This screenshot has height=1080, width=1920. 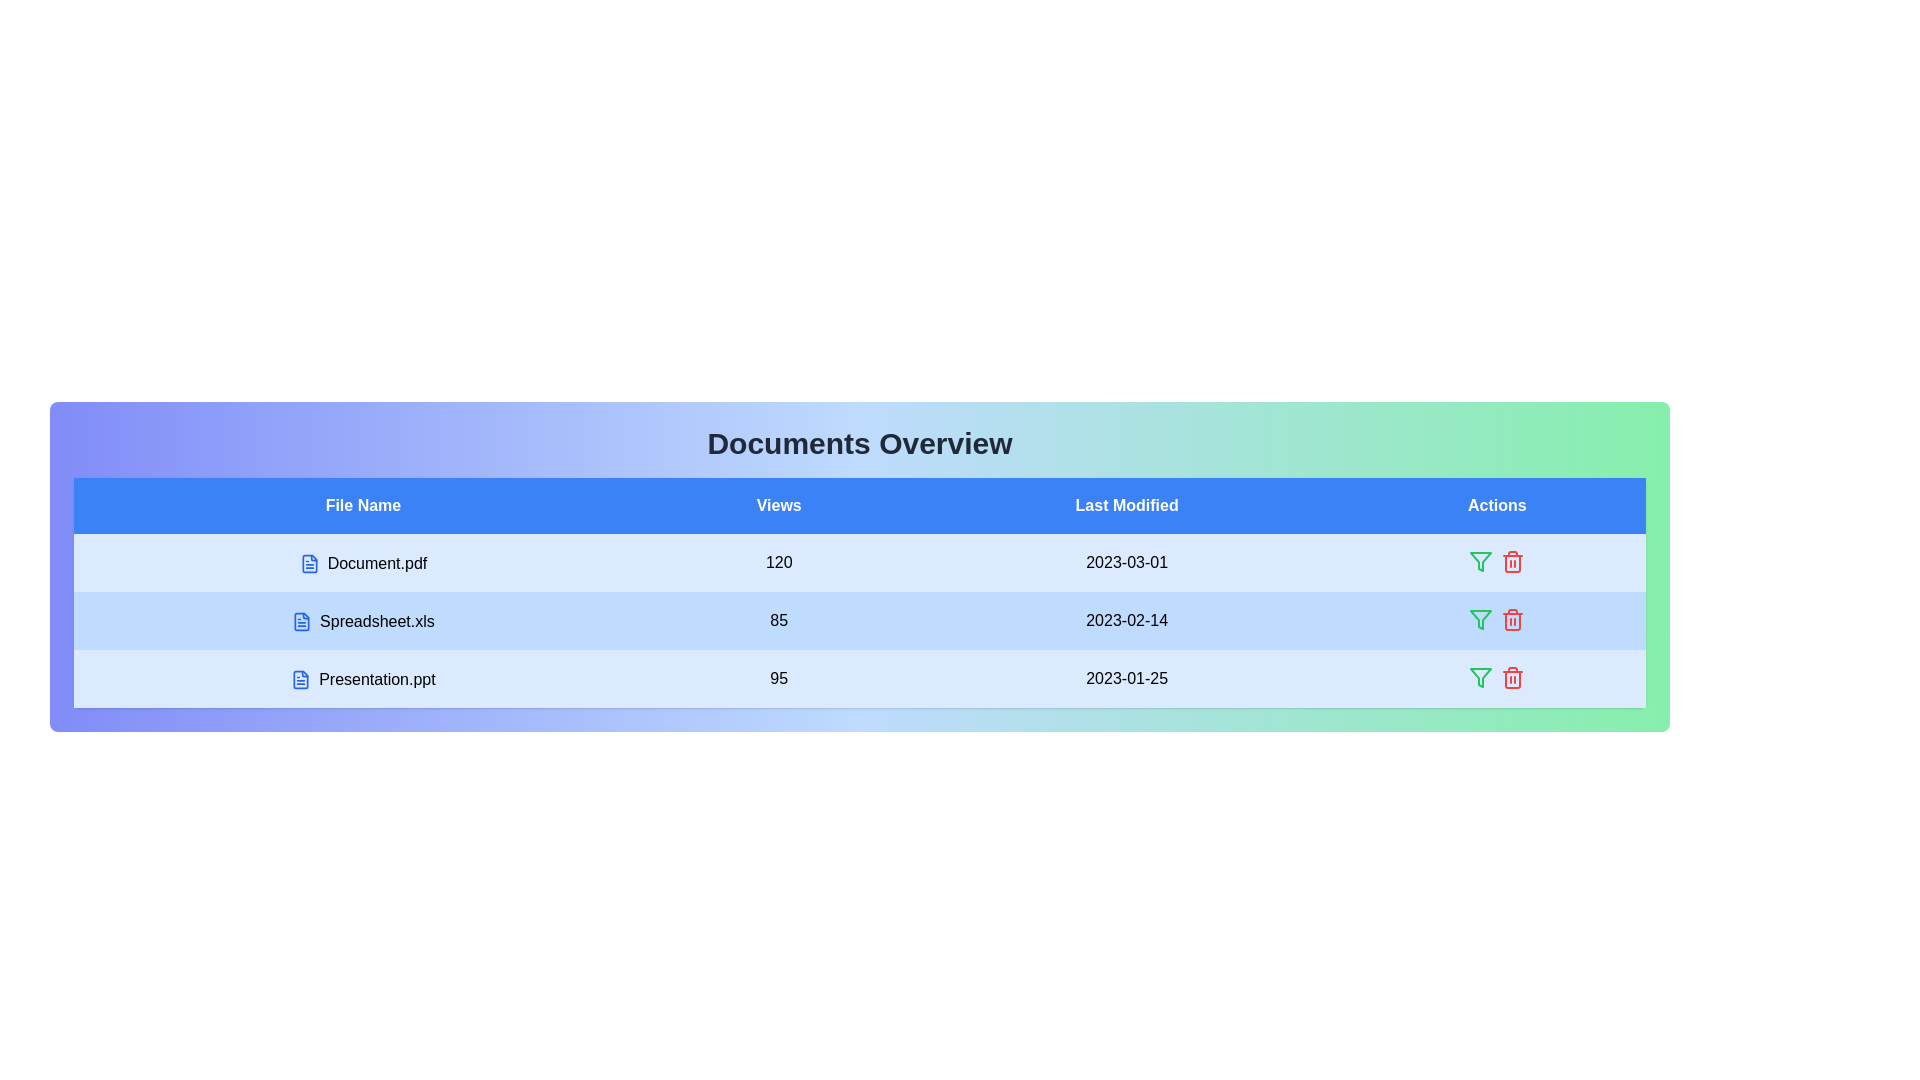 I want to click on the action icon in the 'Actions' column for the row corresponding to Document.pdf, so click(x=1481, y=562).